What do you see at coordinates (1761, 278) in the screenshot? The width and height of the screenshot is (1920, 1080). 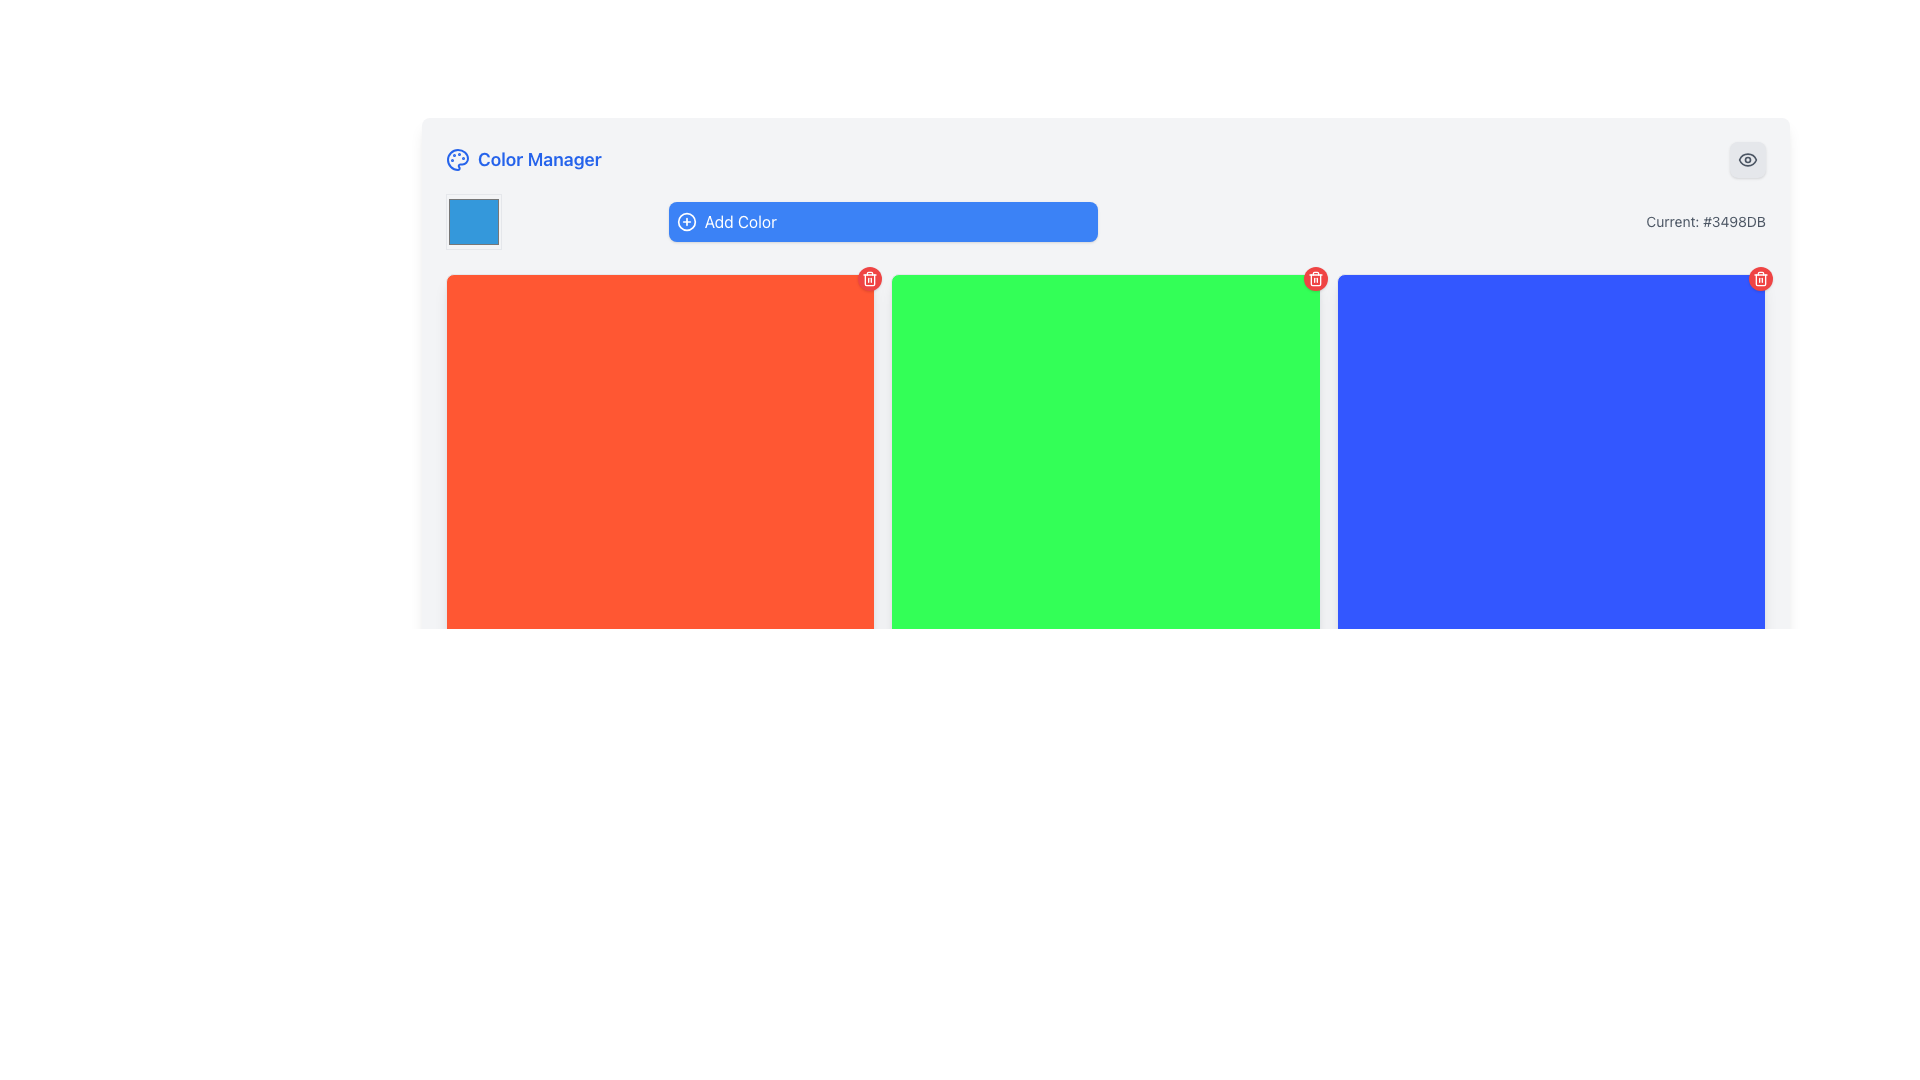 I see `the delete button located at the top-right corner of the blue color card` at bounding box center [1761, 278].